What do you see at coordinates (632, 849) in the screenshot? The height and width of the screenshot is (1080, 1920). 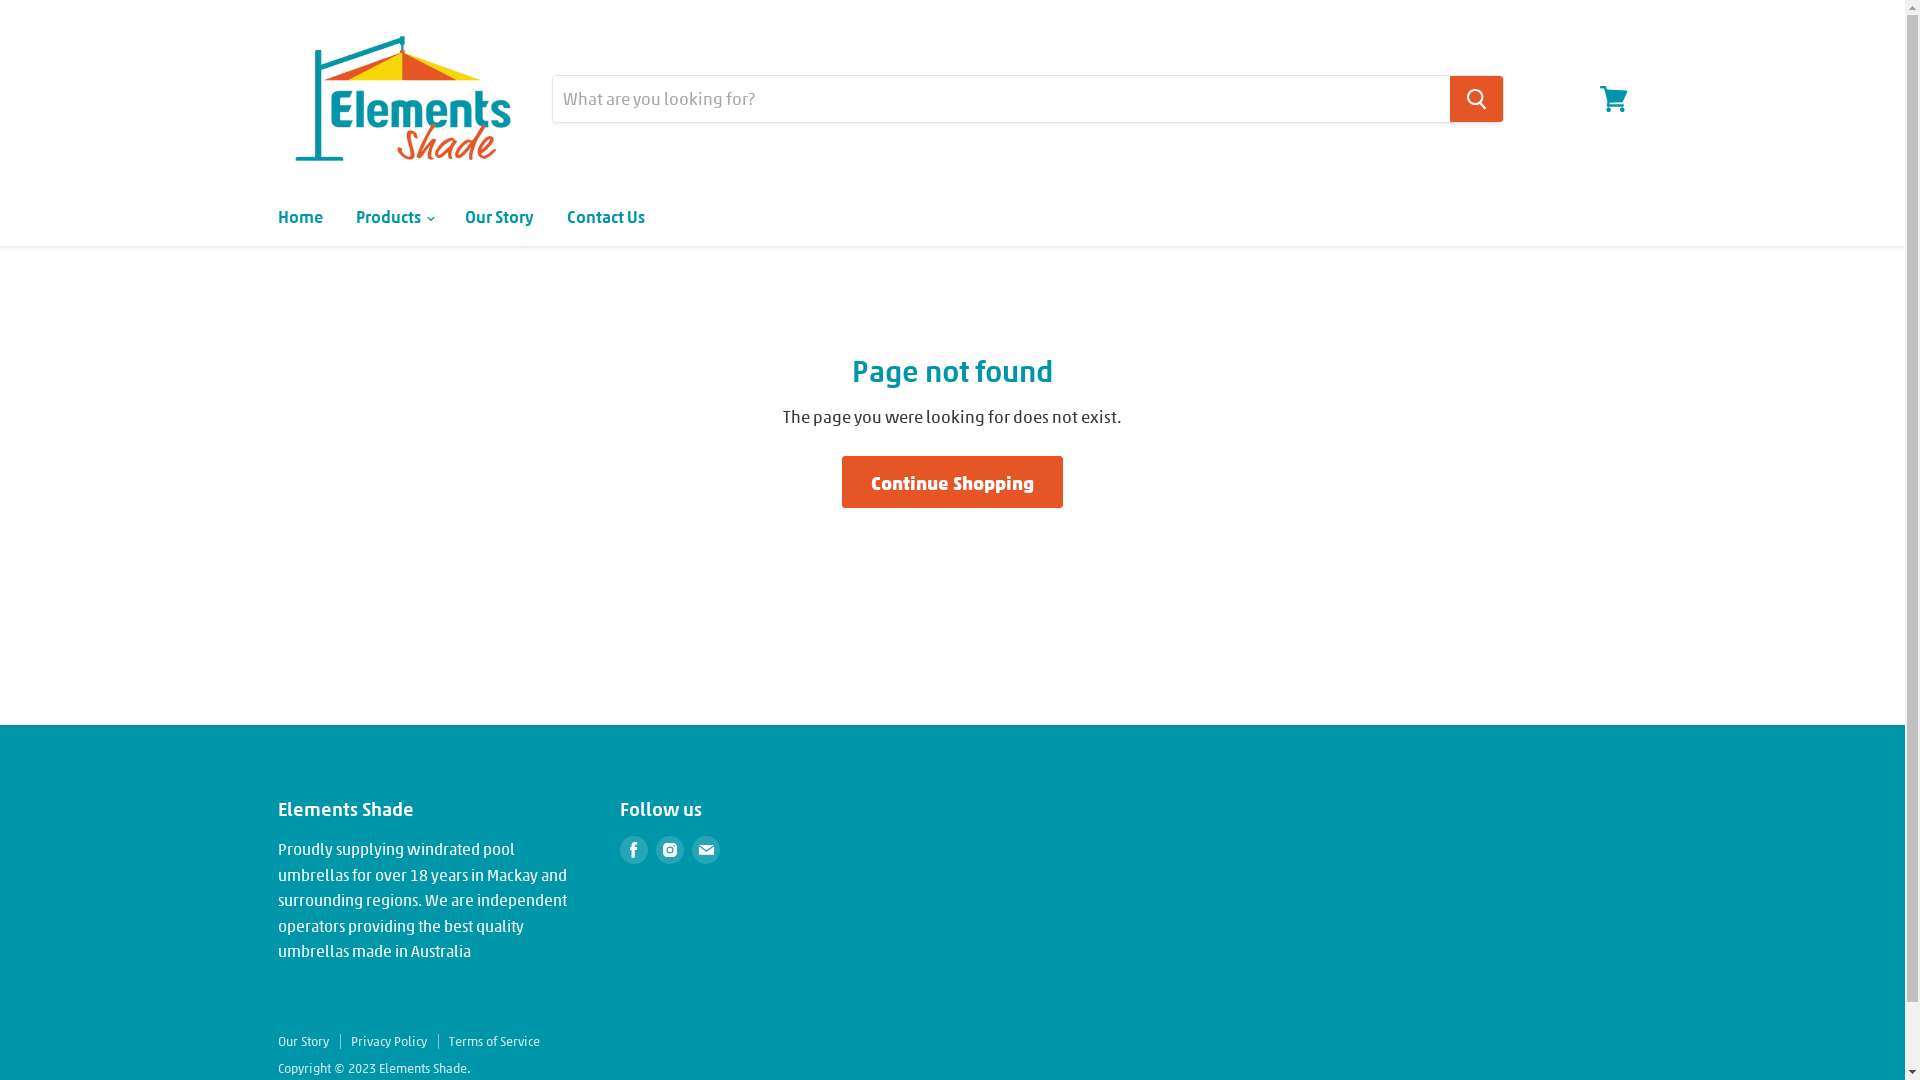 I see `'Find us on Facebook'` at bounding box center [632, 849].